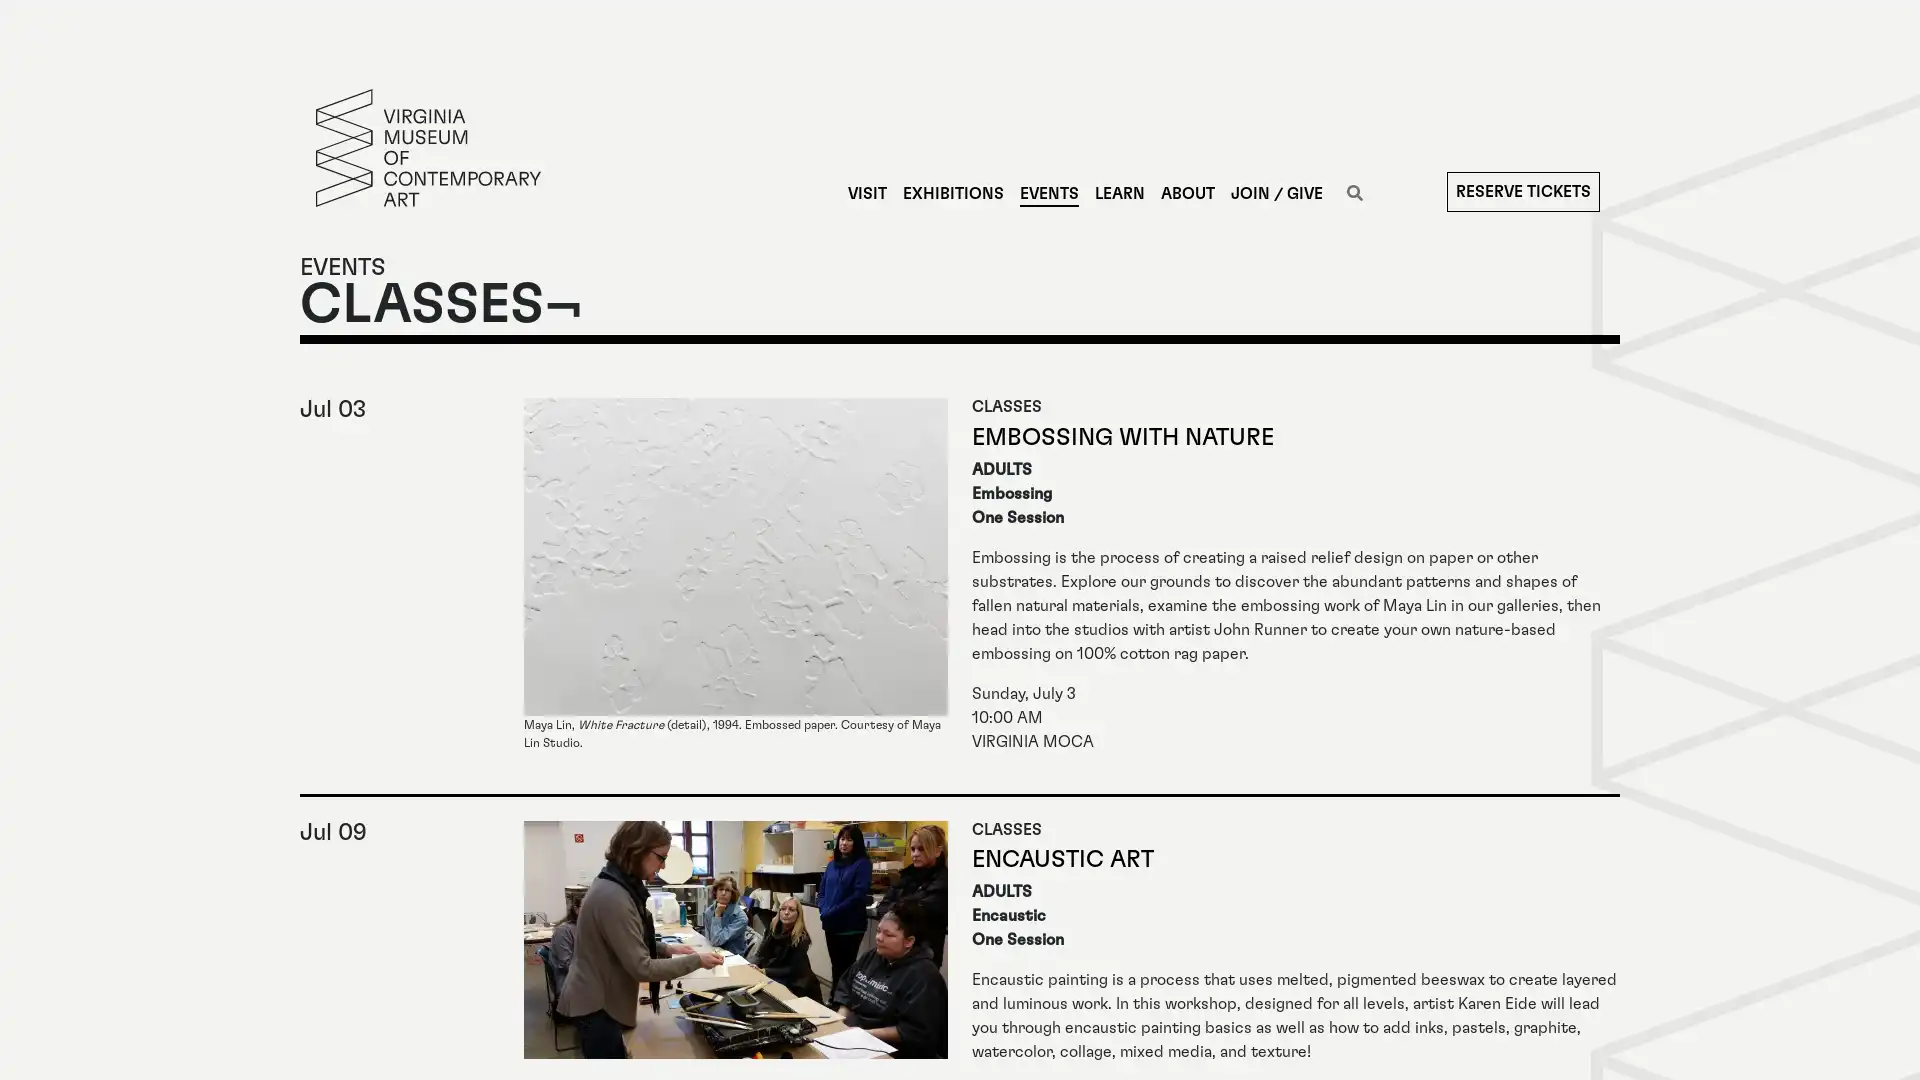 This screenshot has width=1920, height=1080. What do you see at coordinates (1186, 193) in the screenshot?
I see `ABOUT` at bounding box center [1186, 193].